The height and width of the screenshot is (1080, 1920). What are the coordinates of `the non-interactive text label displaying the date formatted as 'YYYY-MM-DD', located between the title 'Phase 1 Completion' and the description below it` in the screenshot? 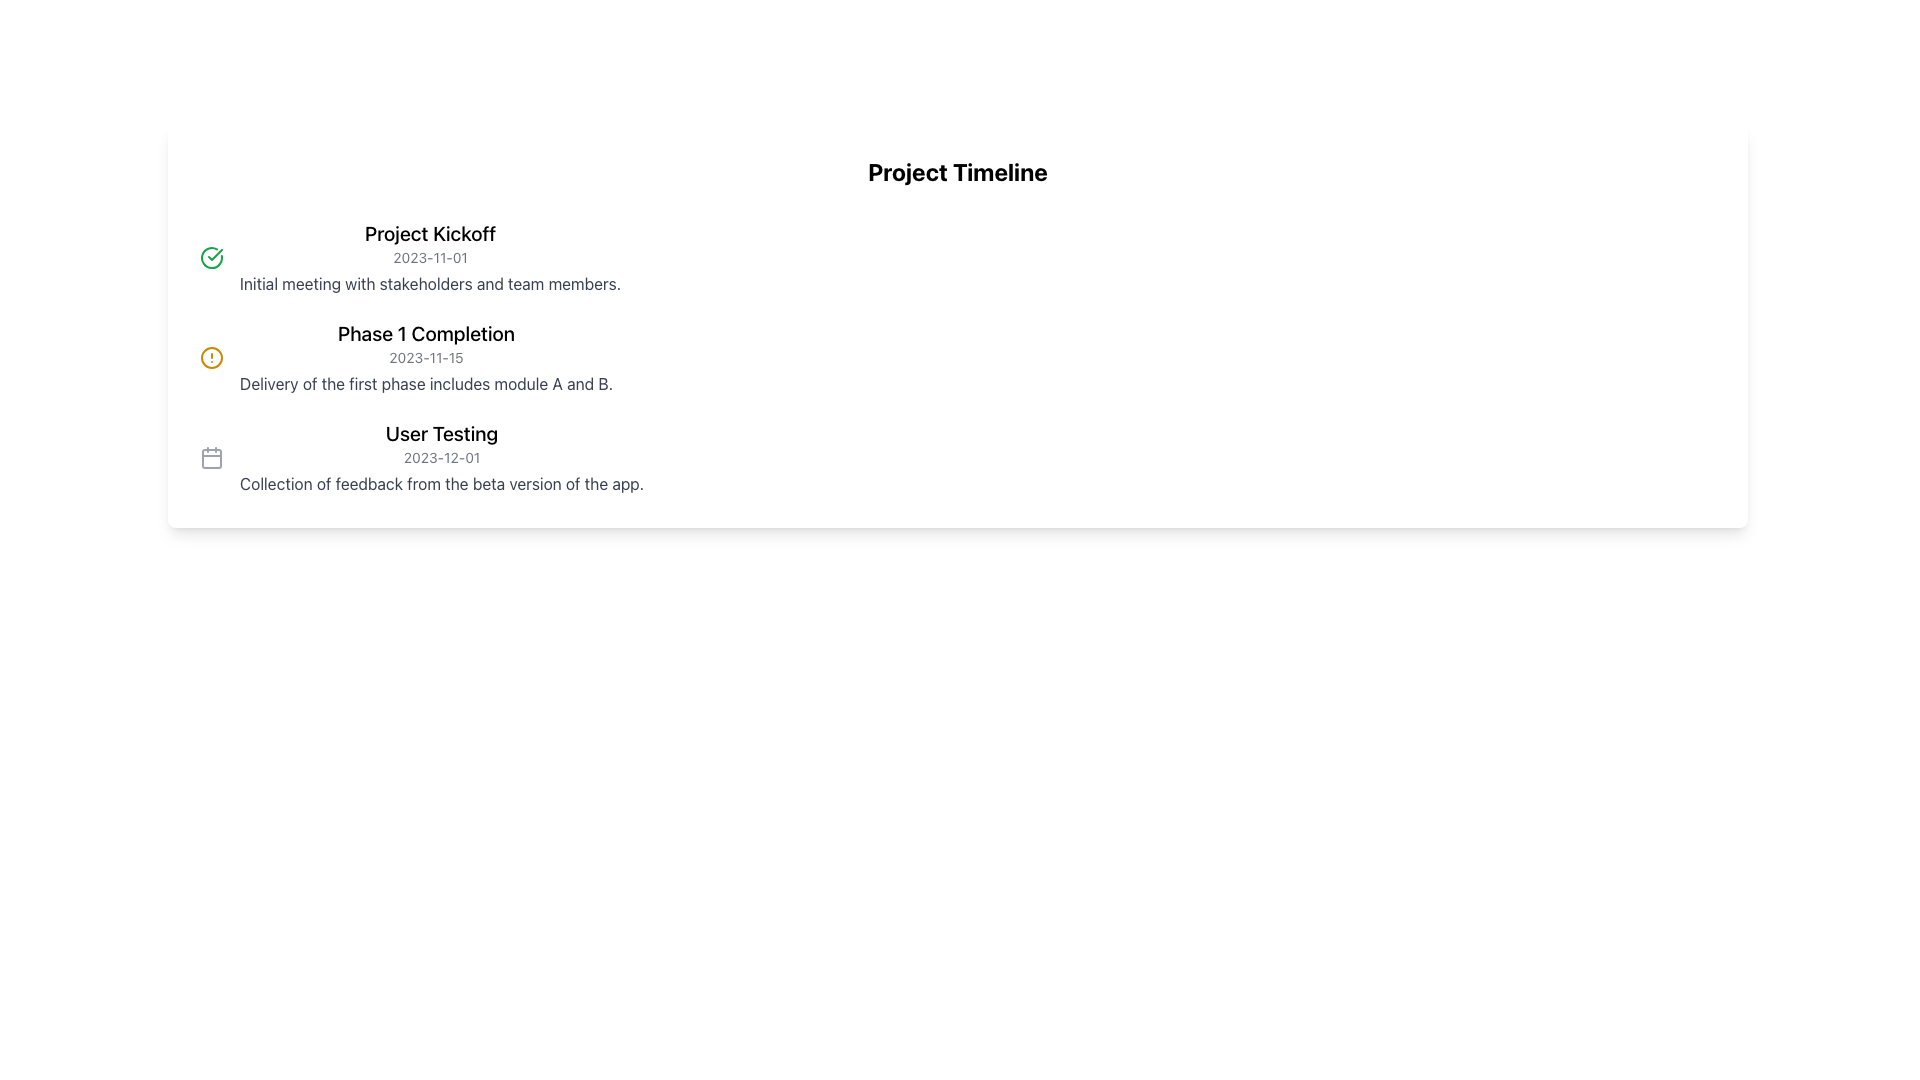 It's located at (425, 357).